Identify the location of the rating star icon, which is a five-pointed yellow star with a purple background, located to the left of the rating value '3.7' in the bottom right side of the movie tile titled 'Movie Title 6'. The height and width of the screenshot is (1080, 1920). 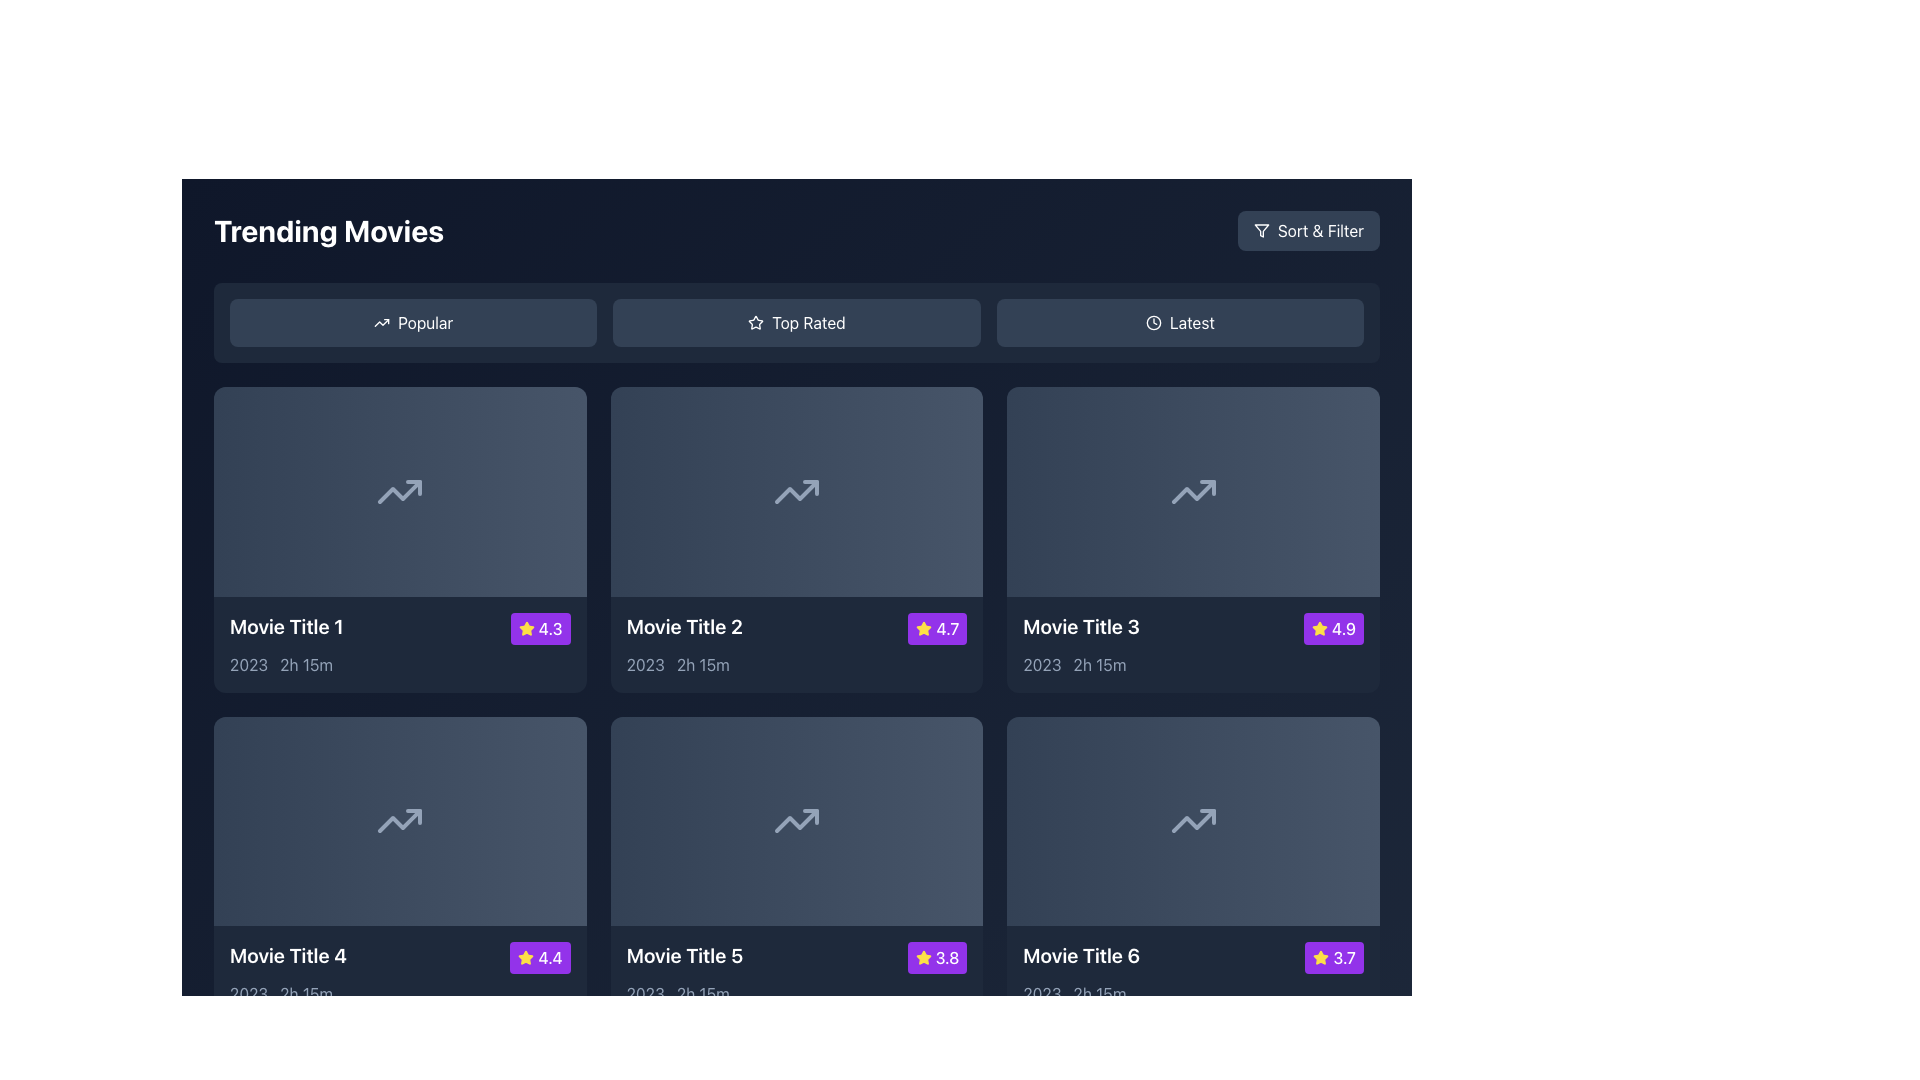
(1321, 957).